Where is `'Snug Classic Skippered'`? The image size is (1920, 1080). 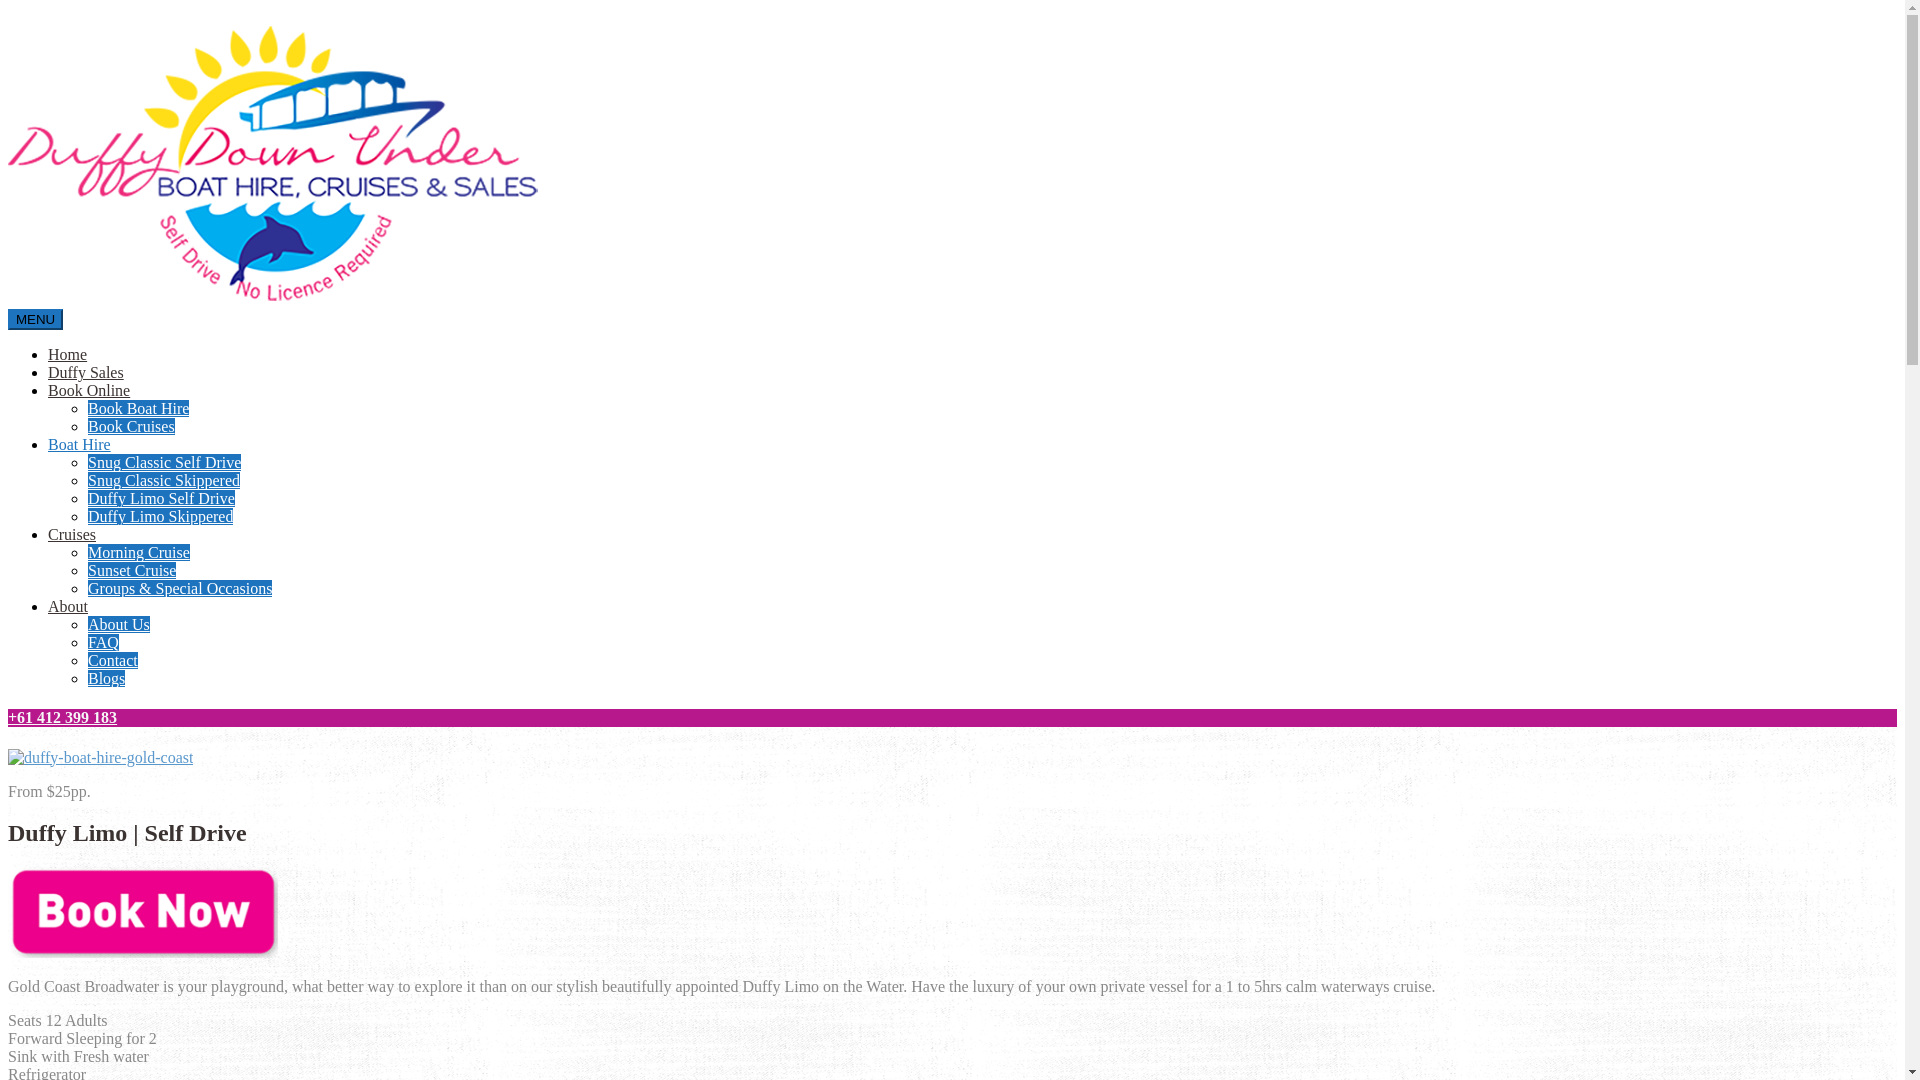
'Snug Classic Skippered' is located at coordinates (163, 480).